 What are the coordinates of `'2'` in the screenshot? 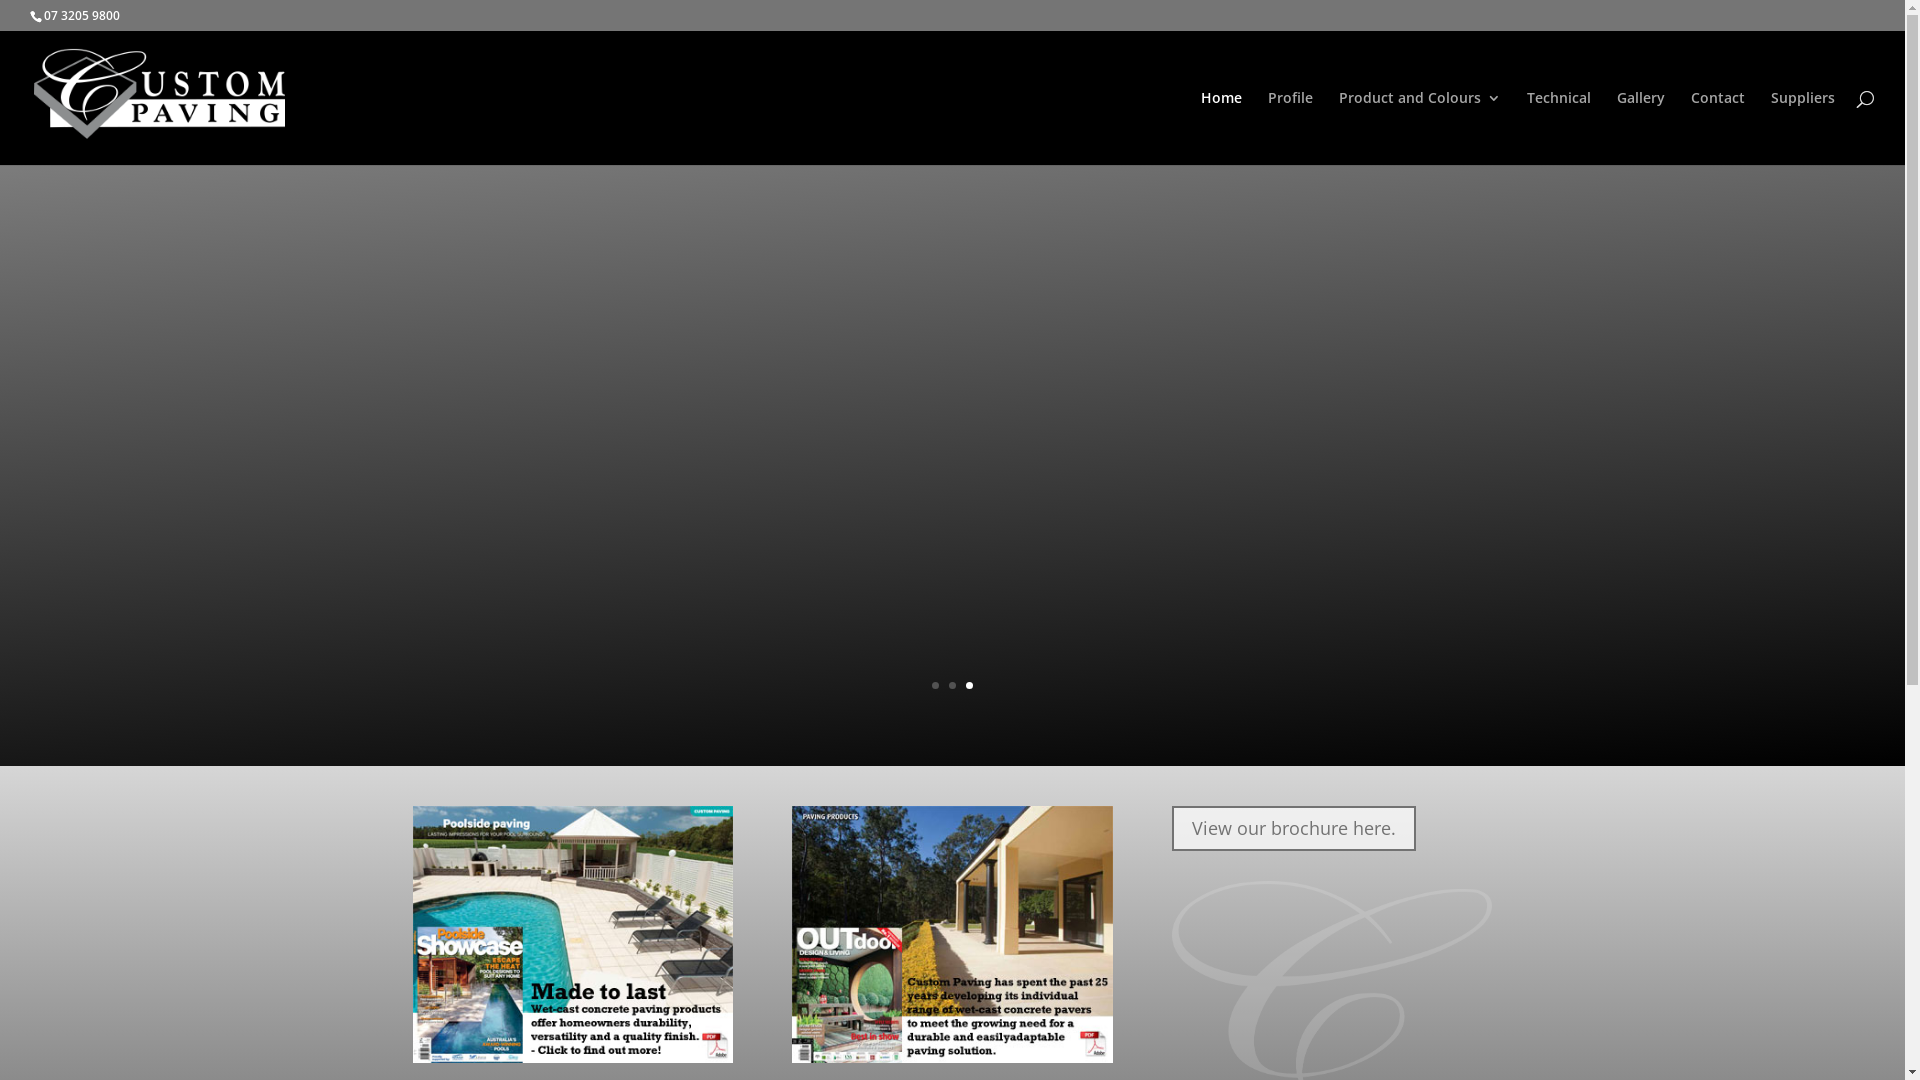 It's located at (948, 684).